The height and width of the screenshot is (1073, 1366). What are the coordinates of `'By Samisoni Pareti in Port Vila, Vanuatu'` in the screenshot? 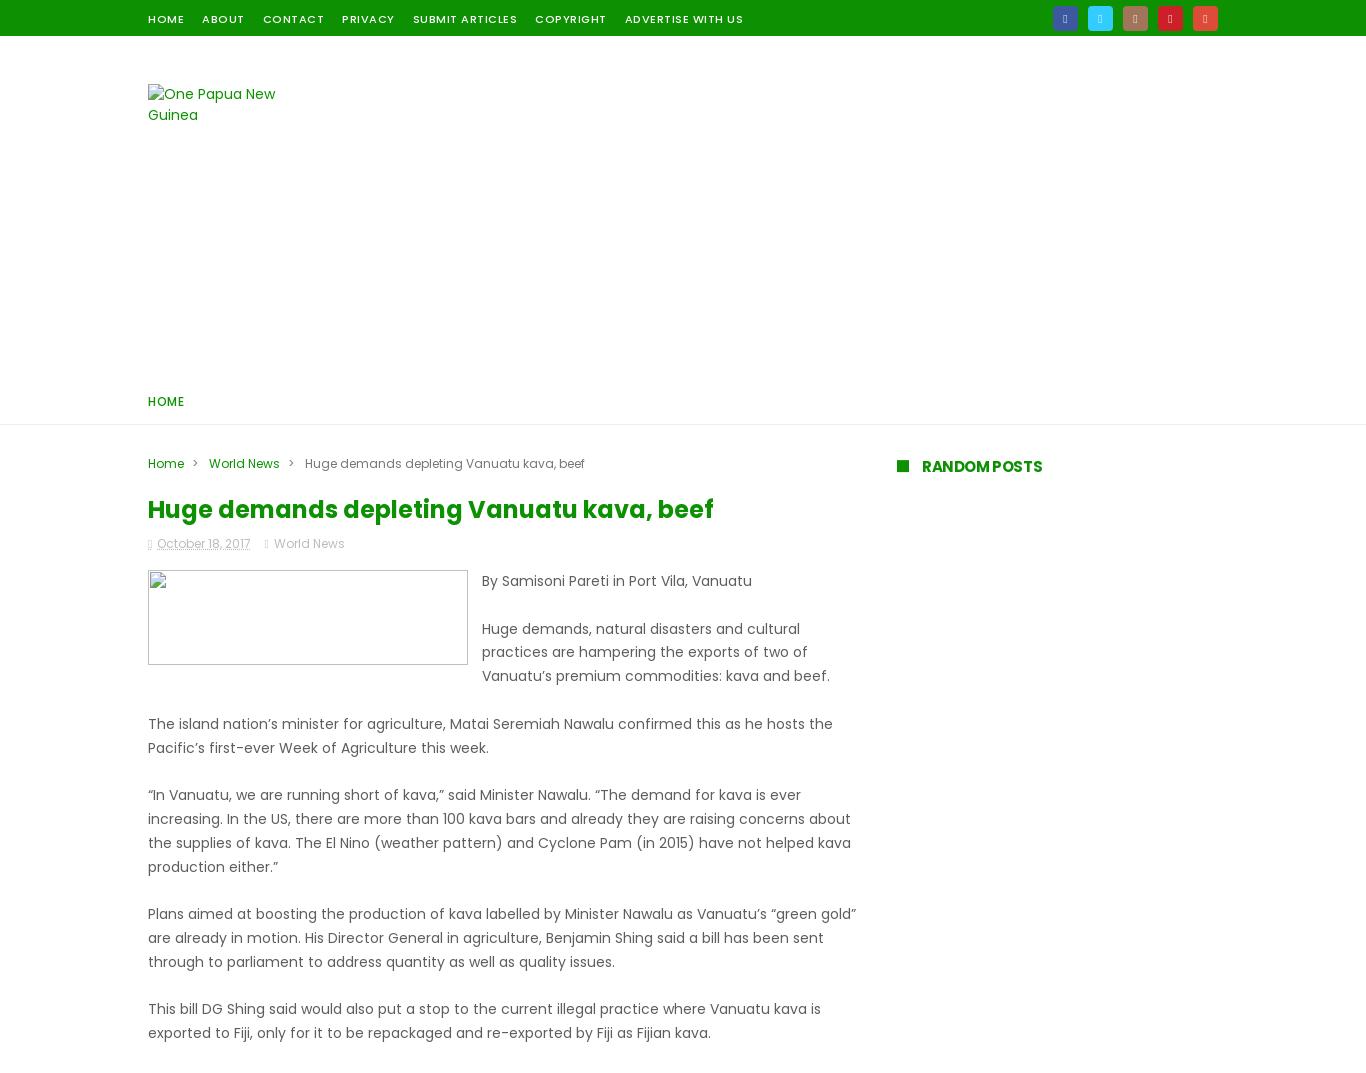 It's located at (616, 581).